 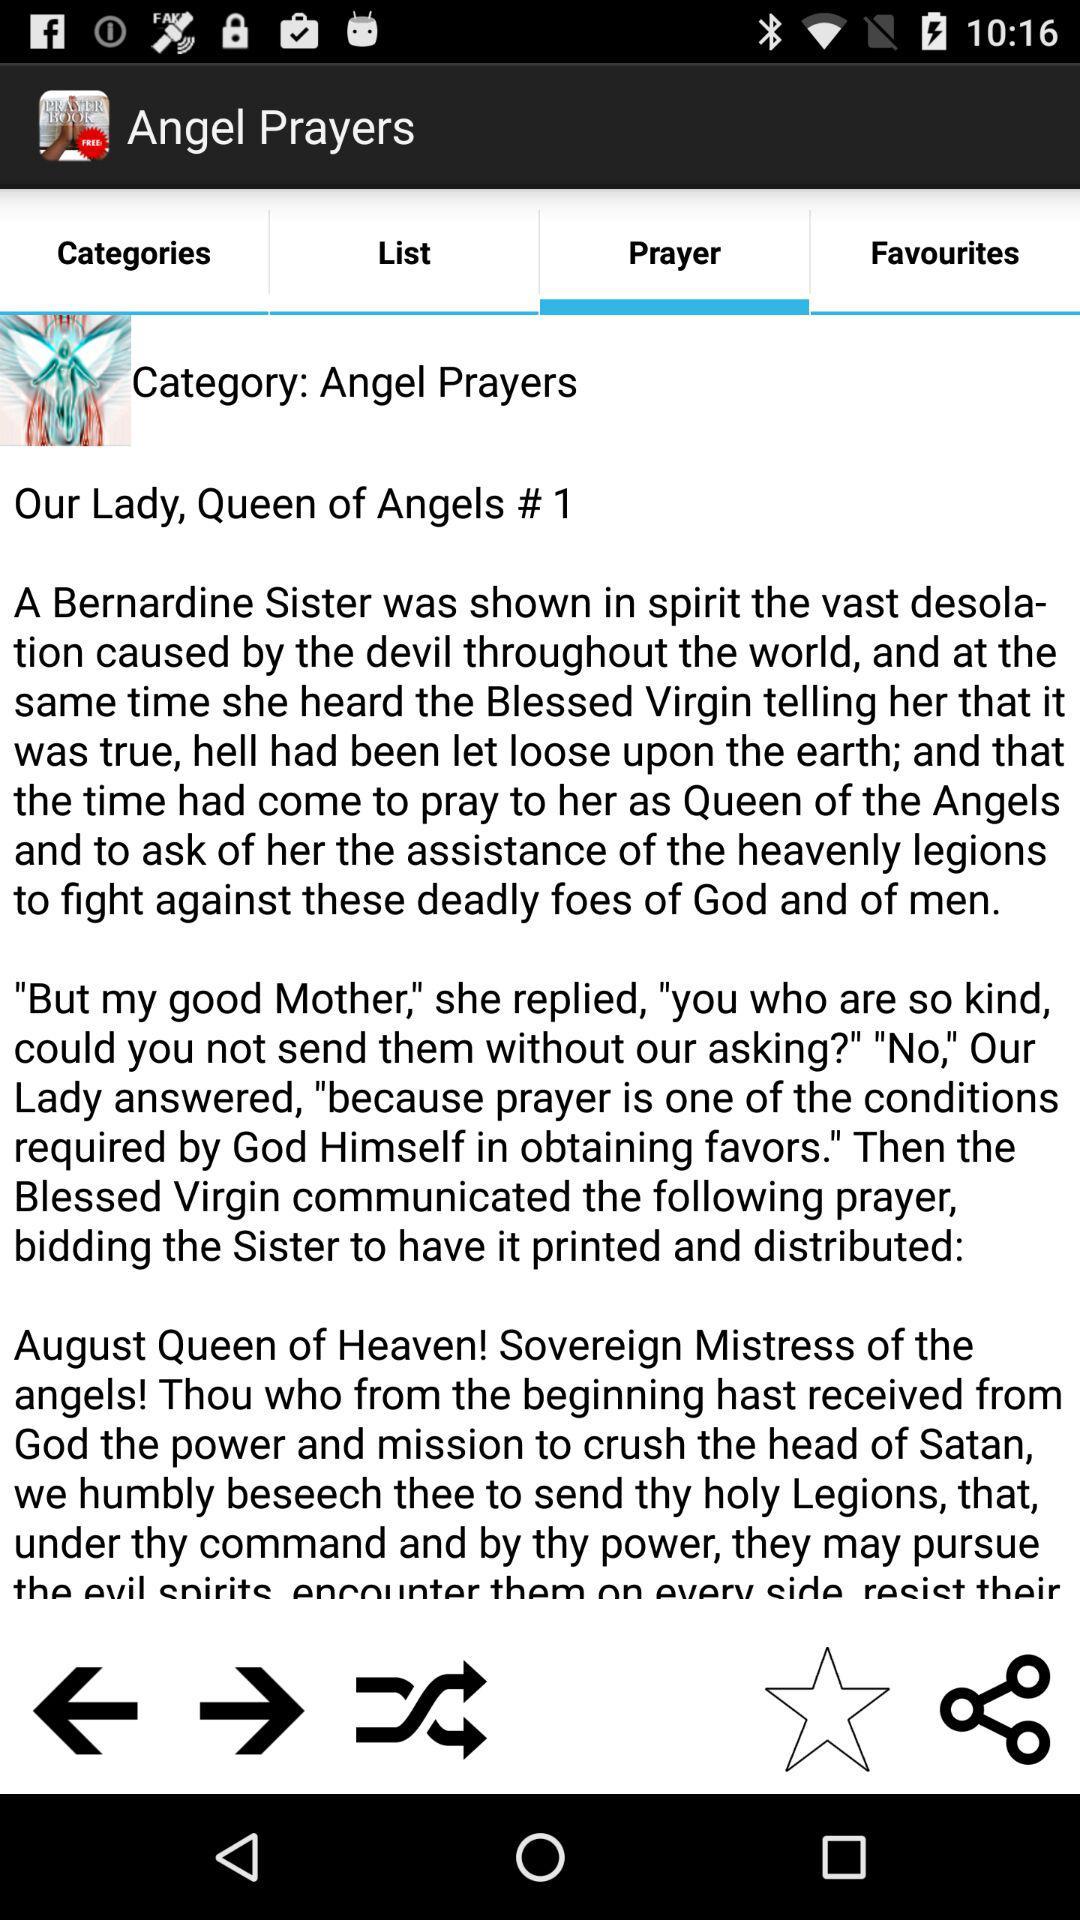 I want to click on bookmark elements so they are easier to find when needed, so click(x=826, y=1708).